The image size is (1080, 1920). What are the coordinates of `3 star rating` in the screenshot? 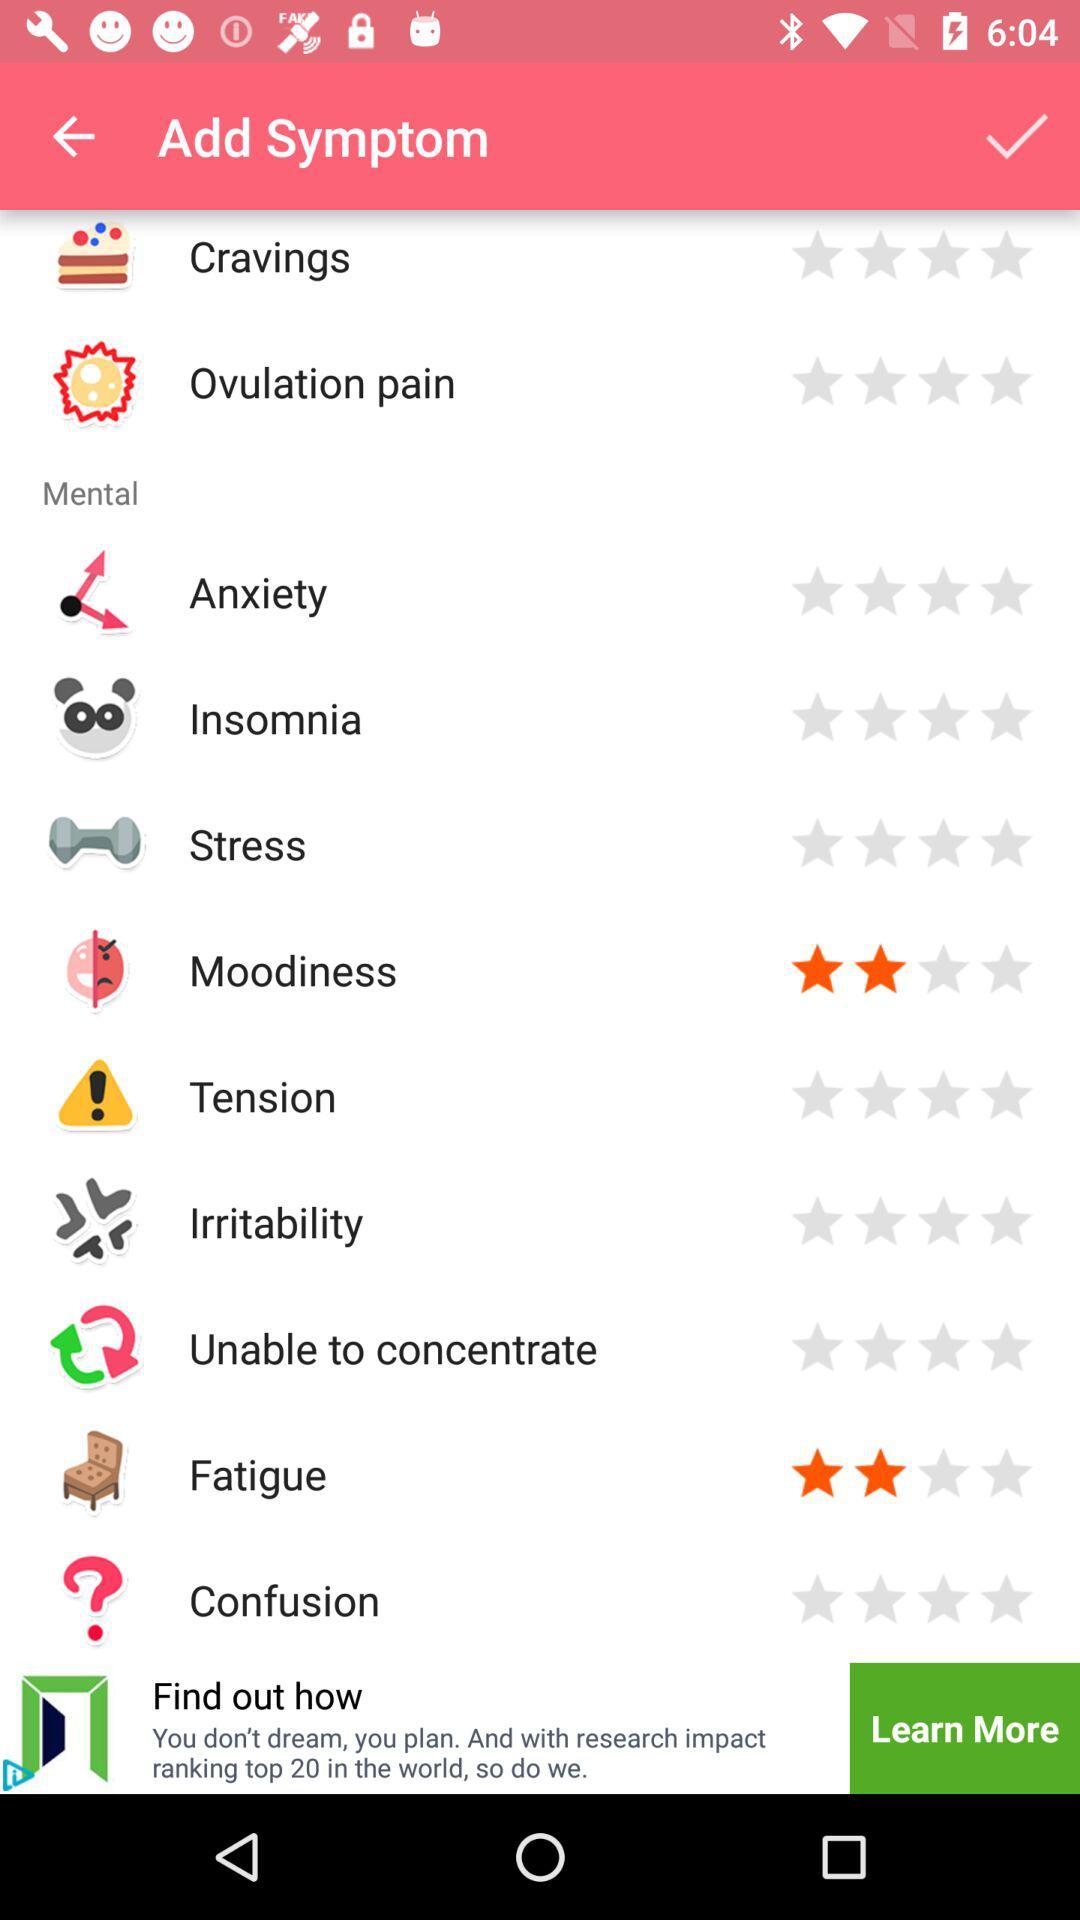 It's located at (879, 1220).